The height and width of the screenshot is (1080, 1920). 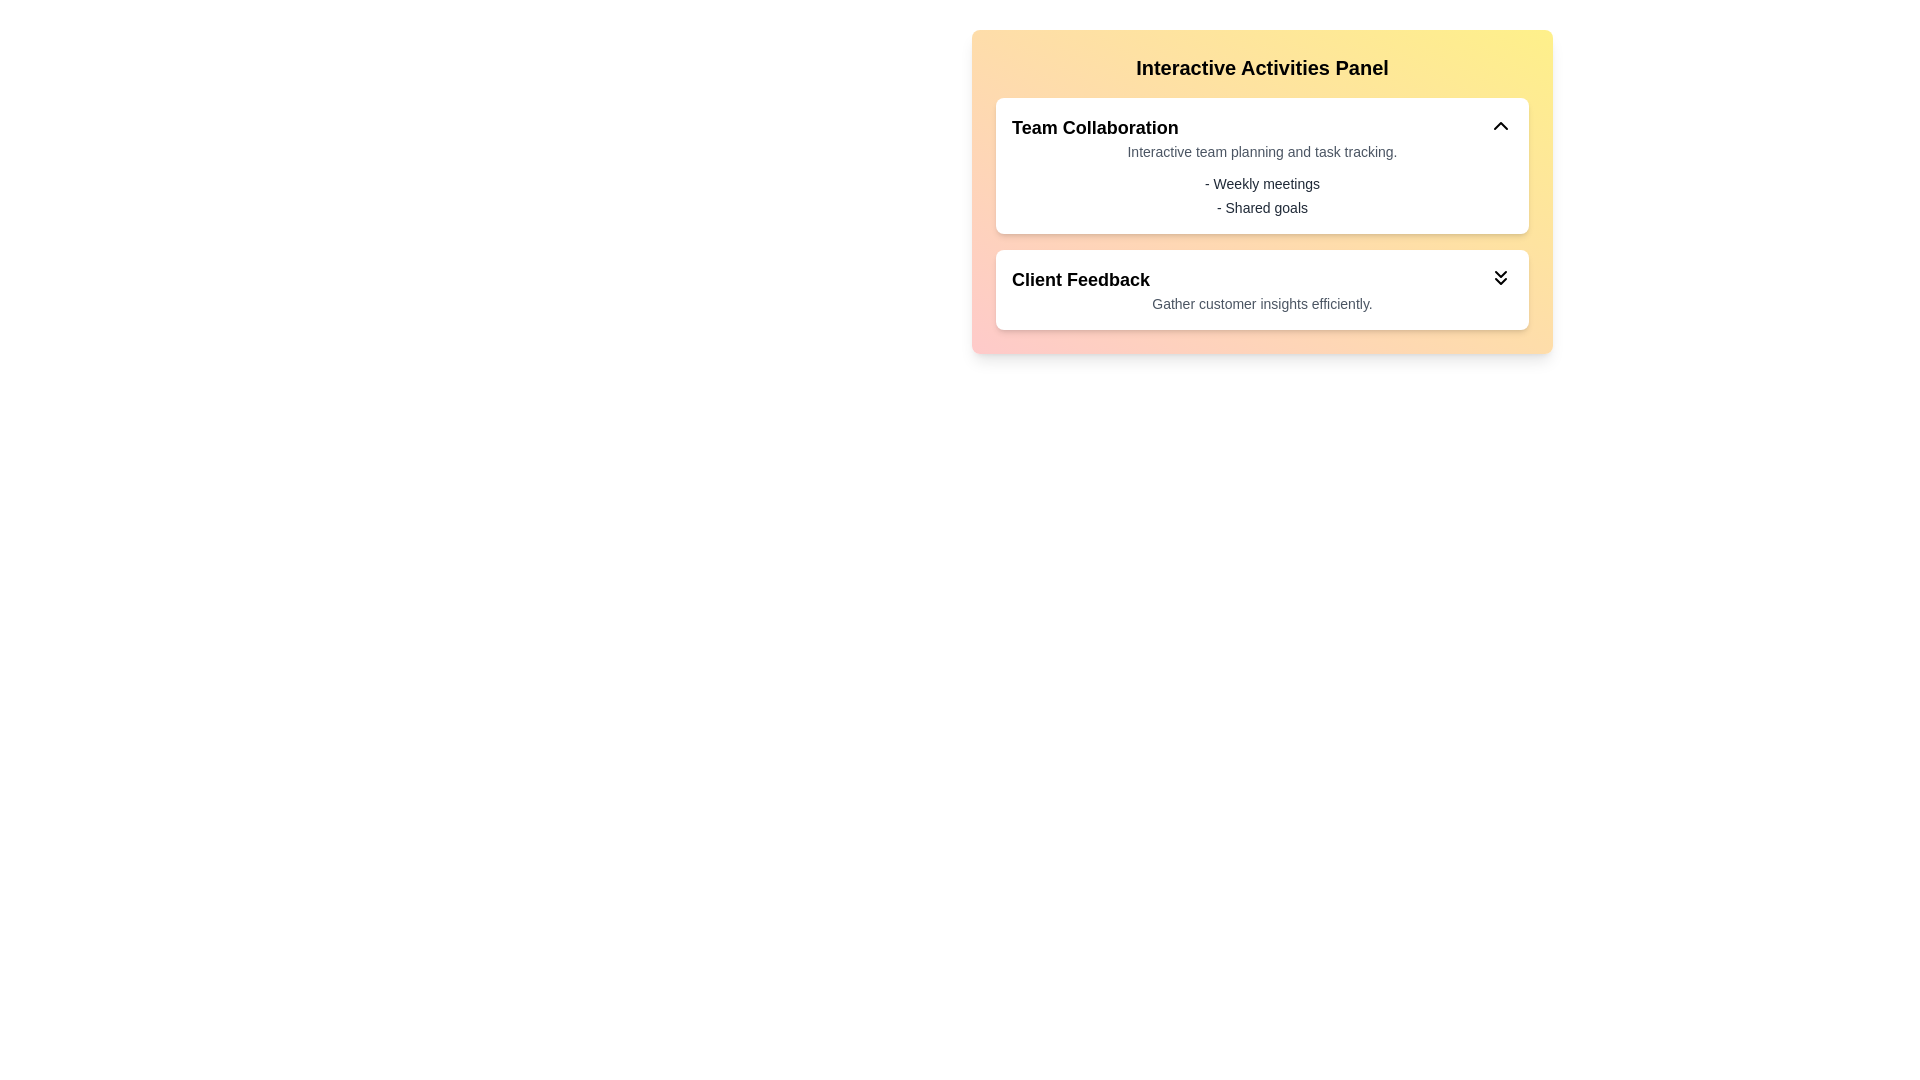 What do you see at coordinates (1094, 127) in the screenshot?
I see `the text of the section titled Team Collaboration` at bounding box center [1094, 127].